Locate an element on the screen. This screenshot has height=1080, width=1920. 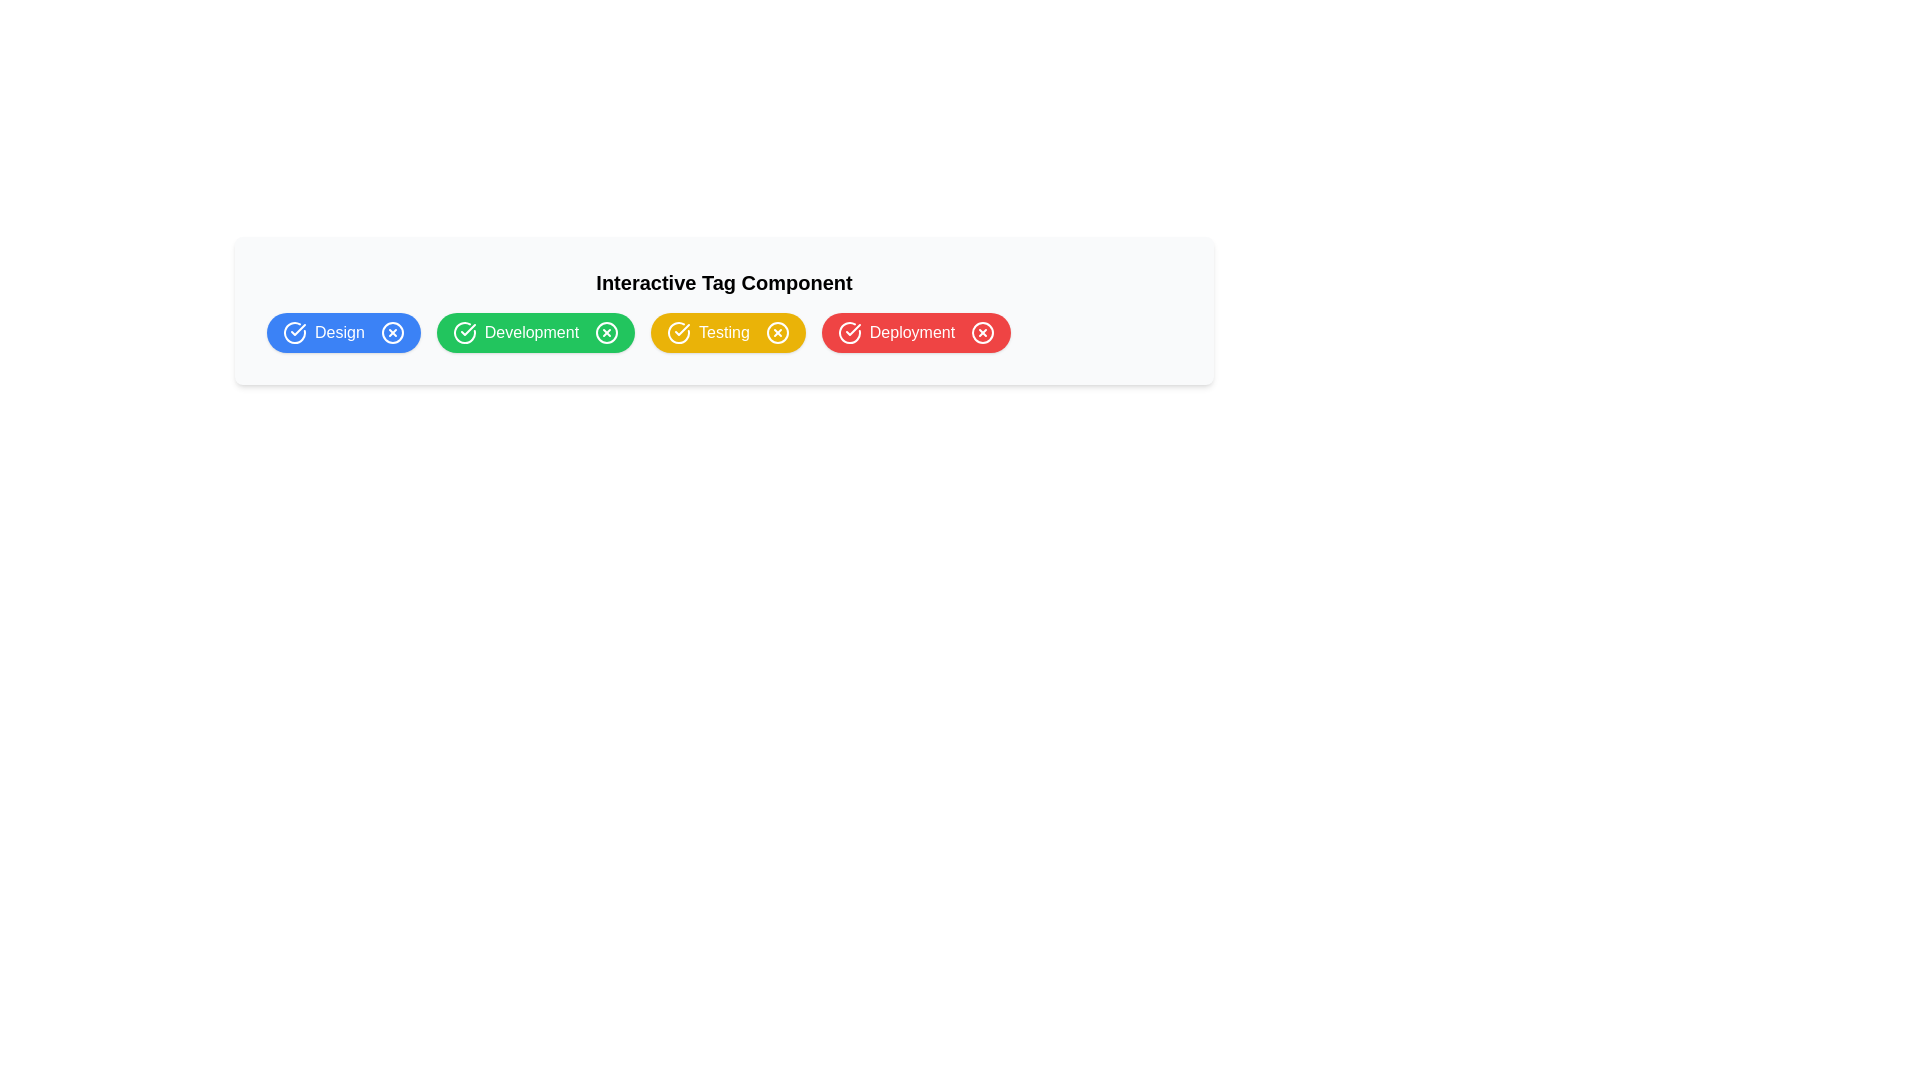
the text label displaying 'Testing' with a yellow background and white text, which is the third tag from the left in a row of tag-like buttons is located at coordinates (723, 331).